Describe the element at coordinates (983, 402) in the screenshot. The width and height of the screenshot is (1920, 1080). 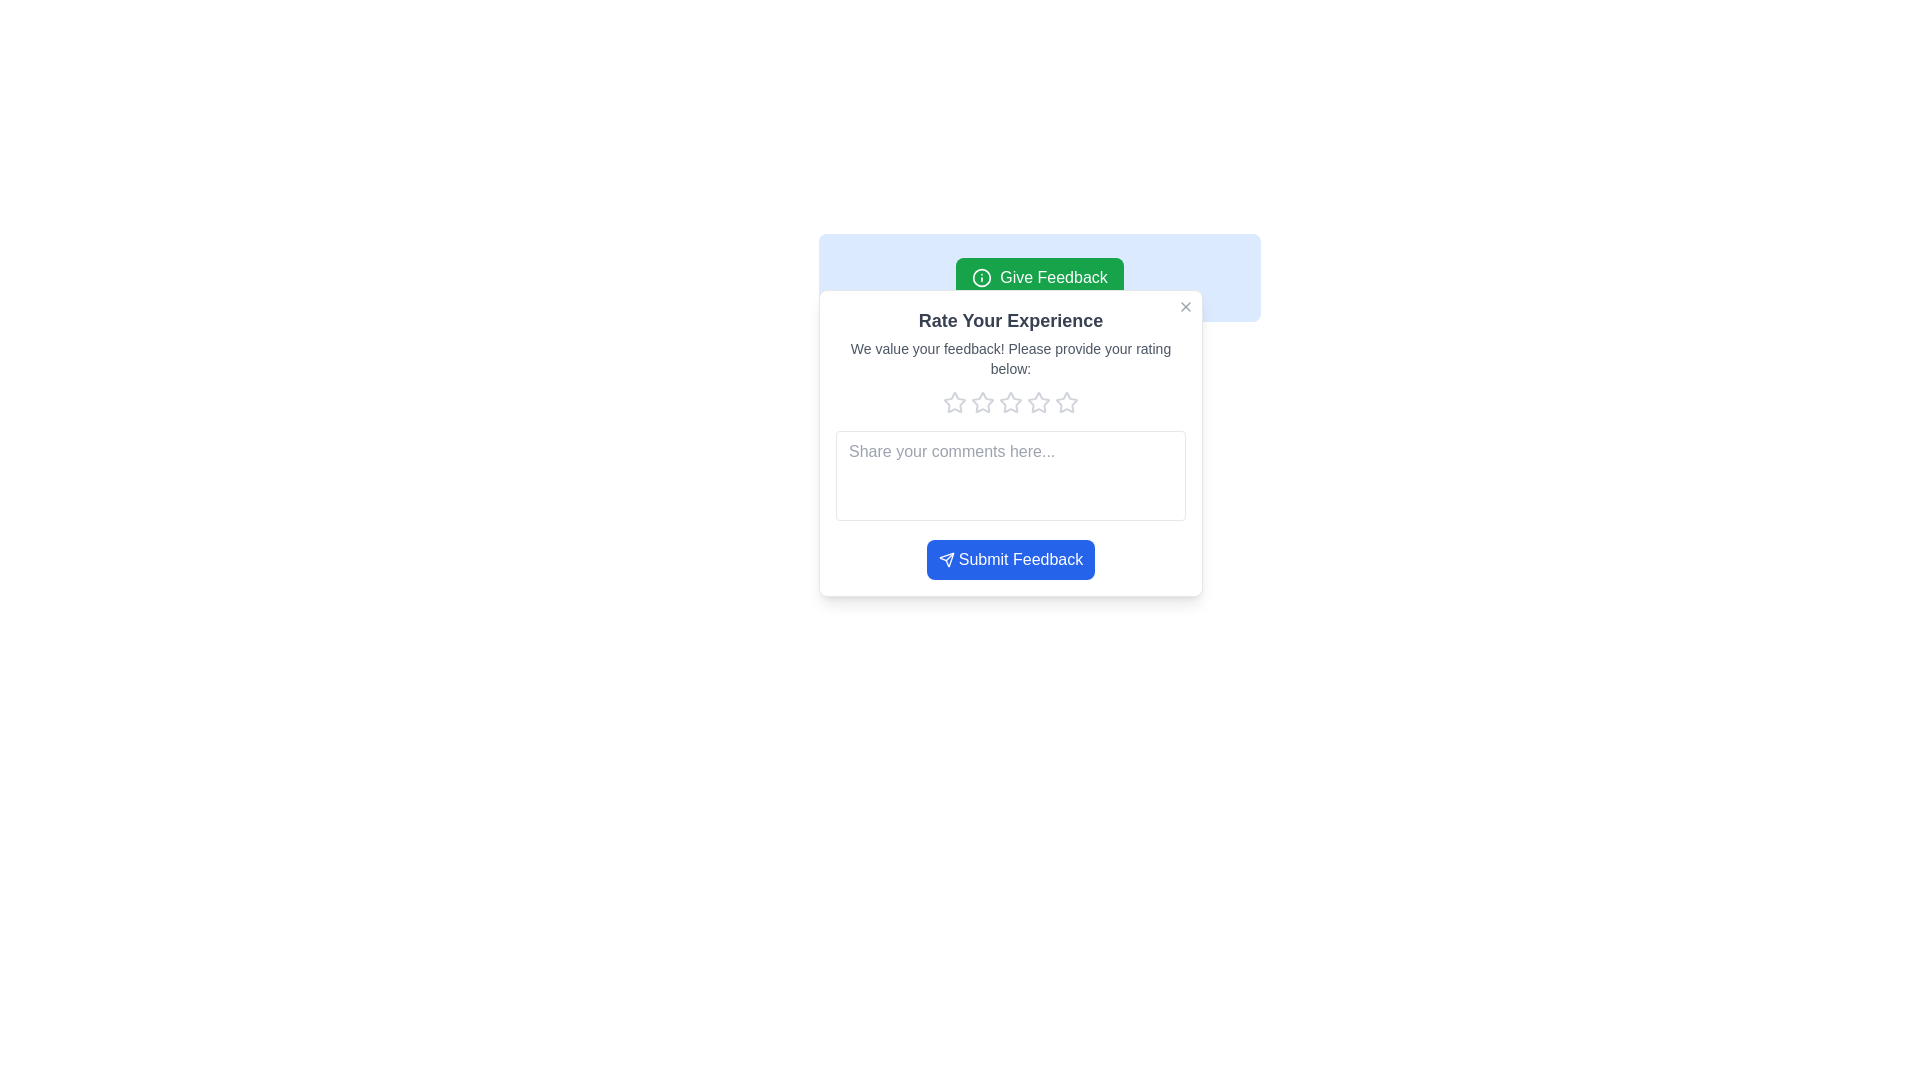
I see `the third star icon in the rating sequence to register a three-star rating for the feedback form` at that location.